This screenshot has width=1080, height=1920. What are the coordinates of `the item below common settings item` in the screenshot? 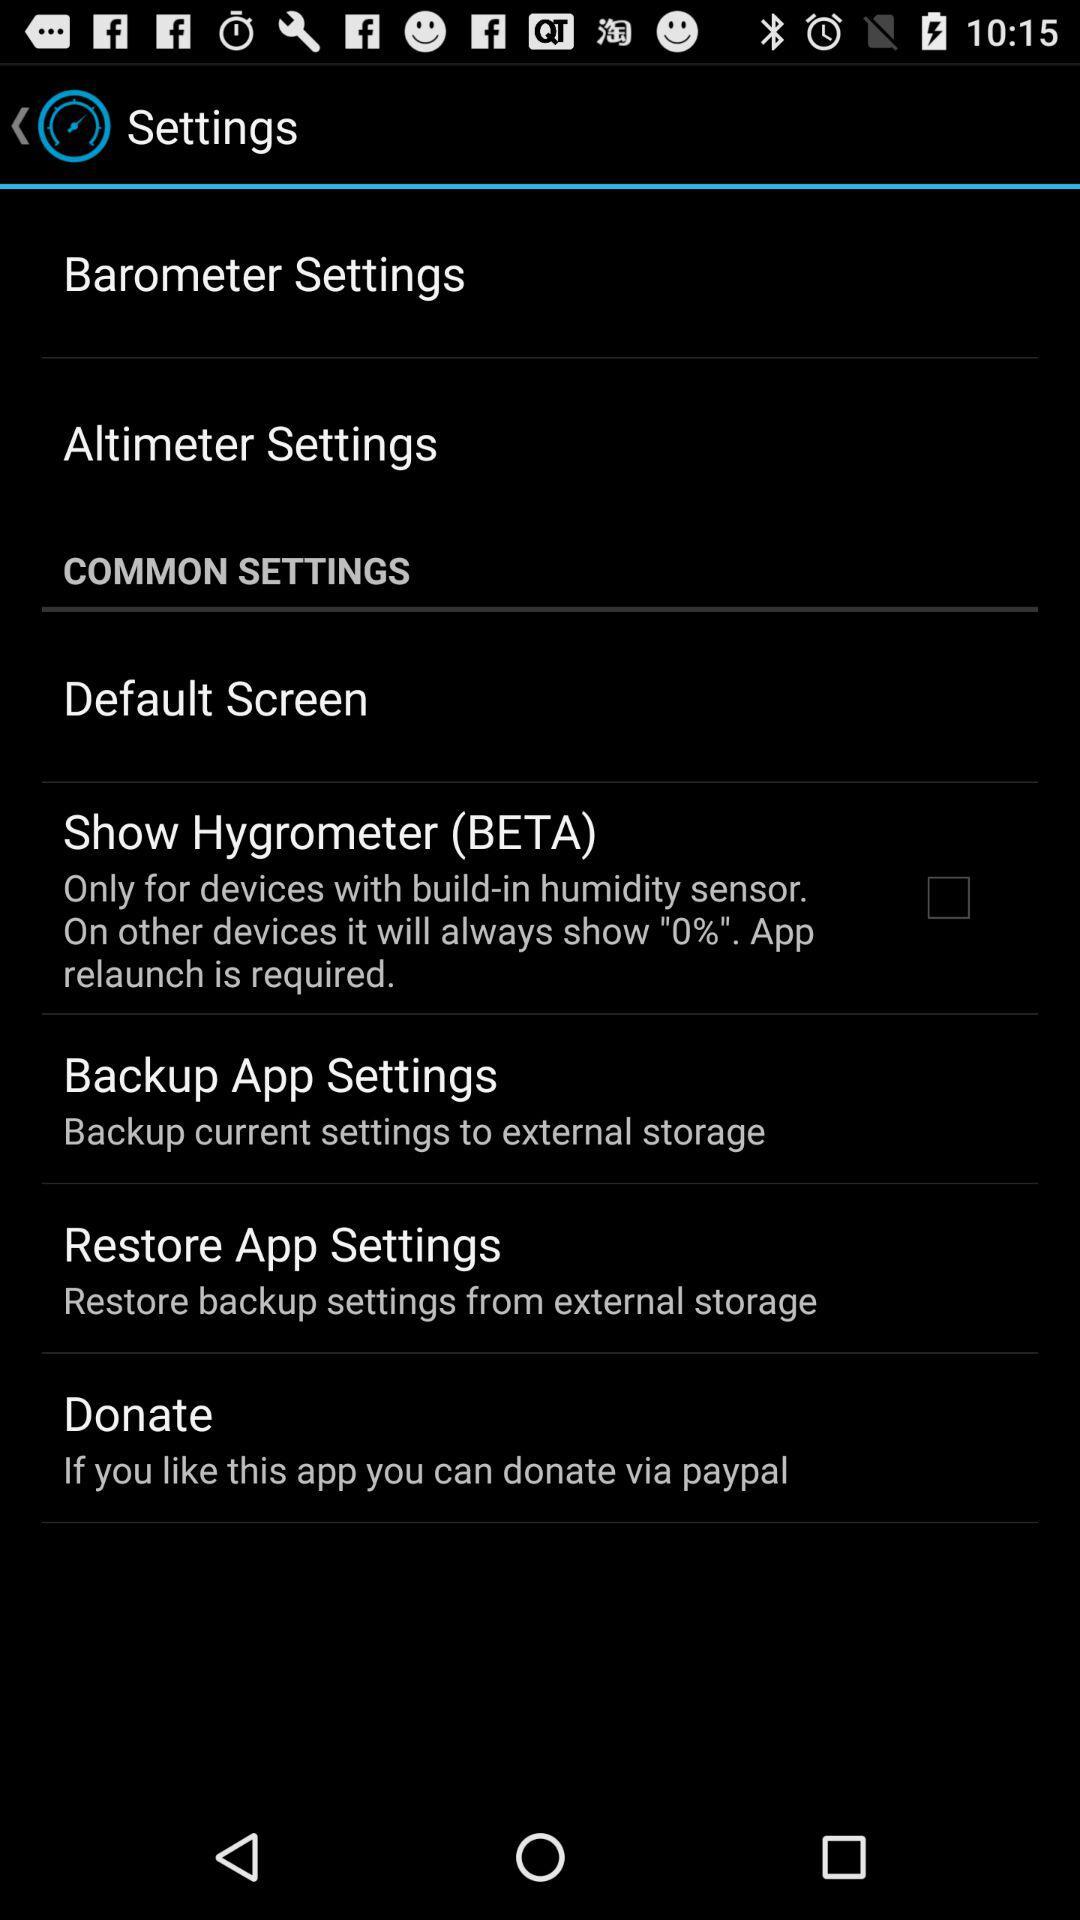 It's located at (216, 697).